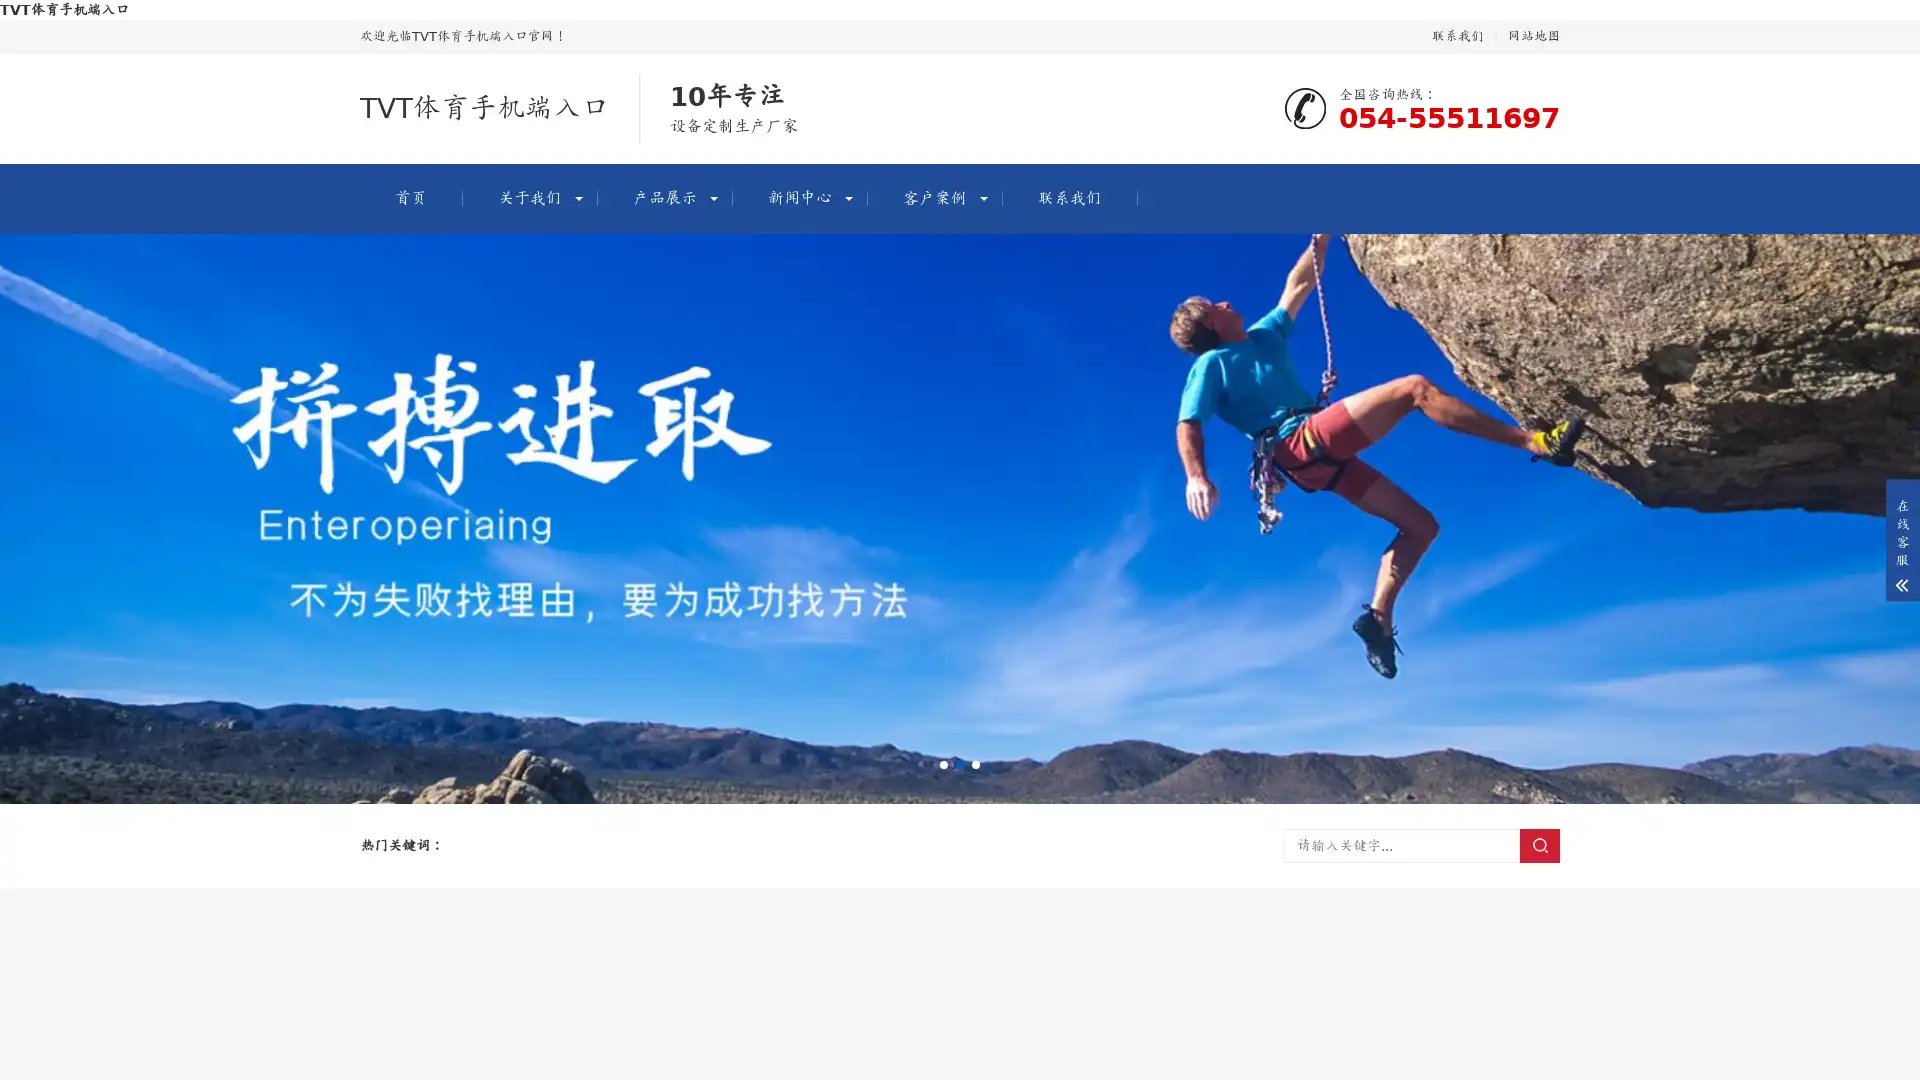 This screenshot has height=1080, width=1920. Describe the element at coordinates (943, 764) in the screenshot. I see `Go to slide 1` at that location.